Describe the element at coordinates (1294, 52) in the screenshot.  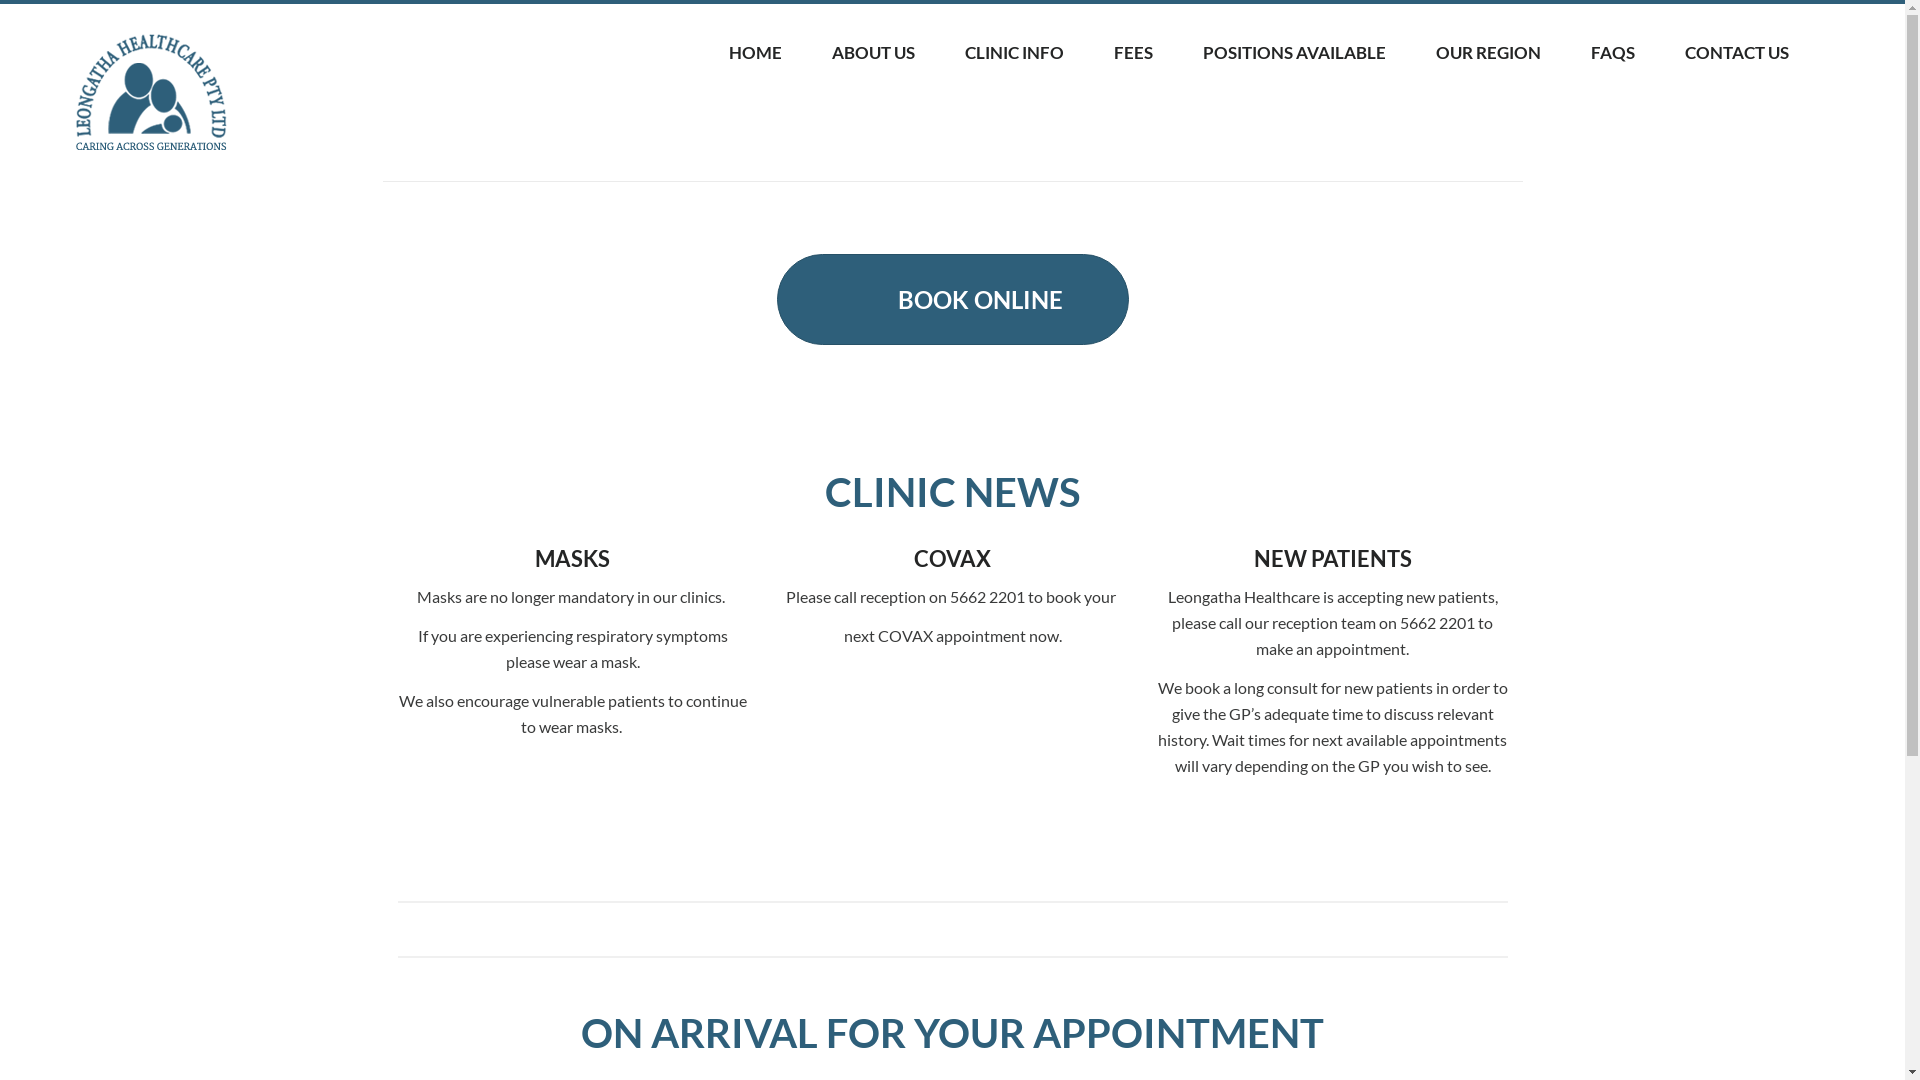
I see `'POSITIONS AVAILABLE'` at that location.